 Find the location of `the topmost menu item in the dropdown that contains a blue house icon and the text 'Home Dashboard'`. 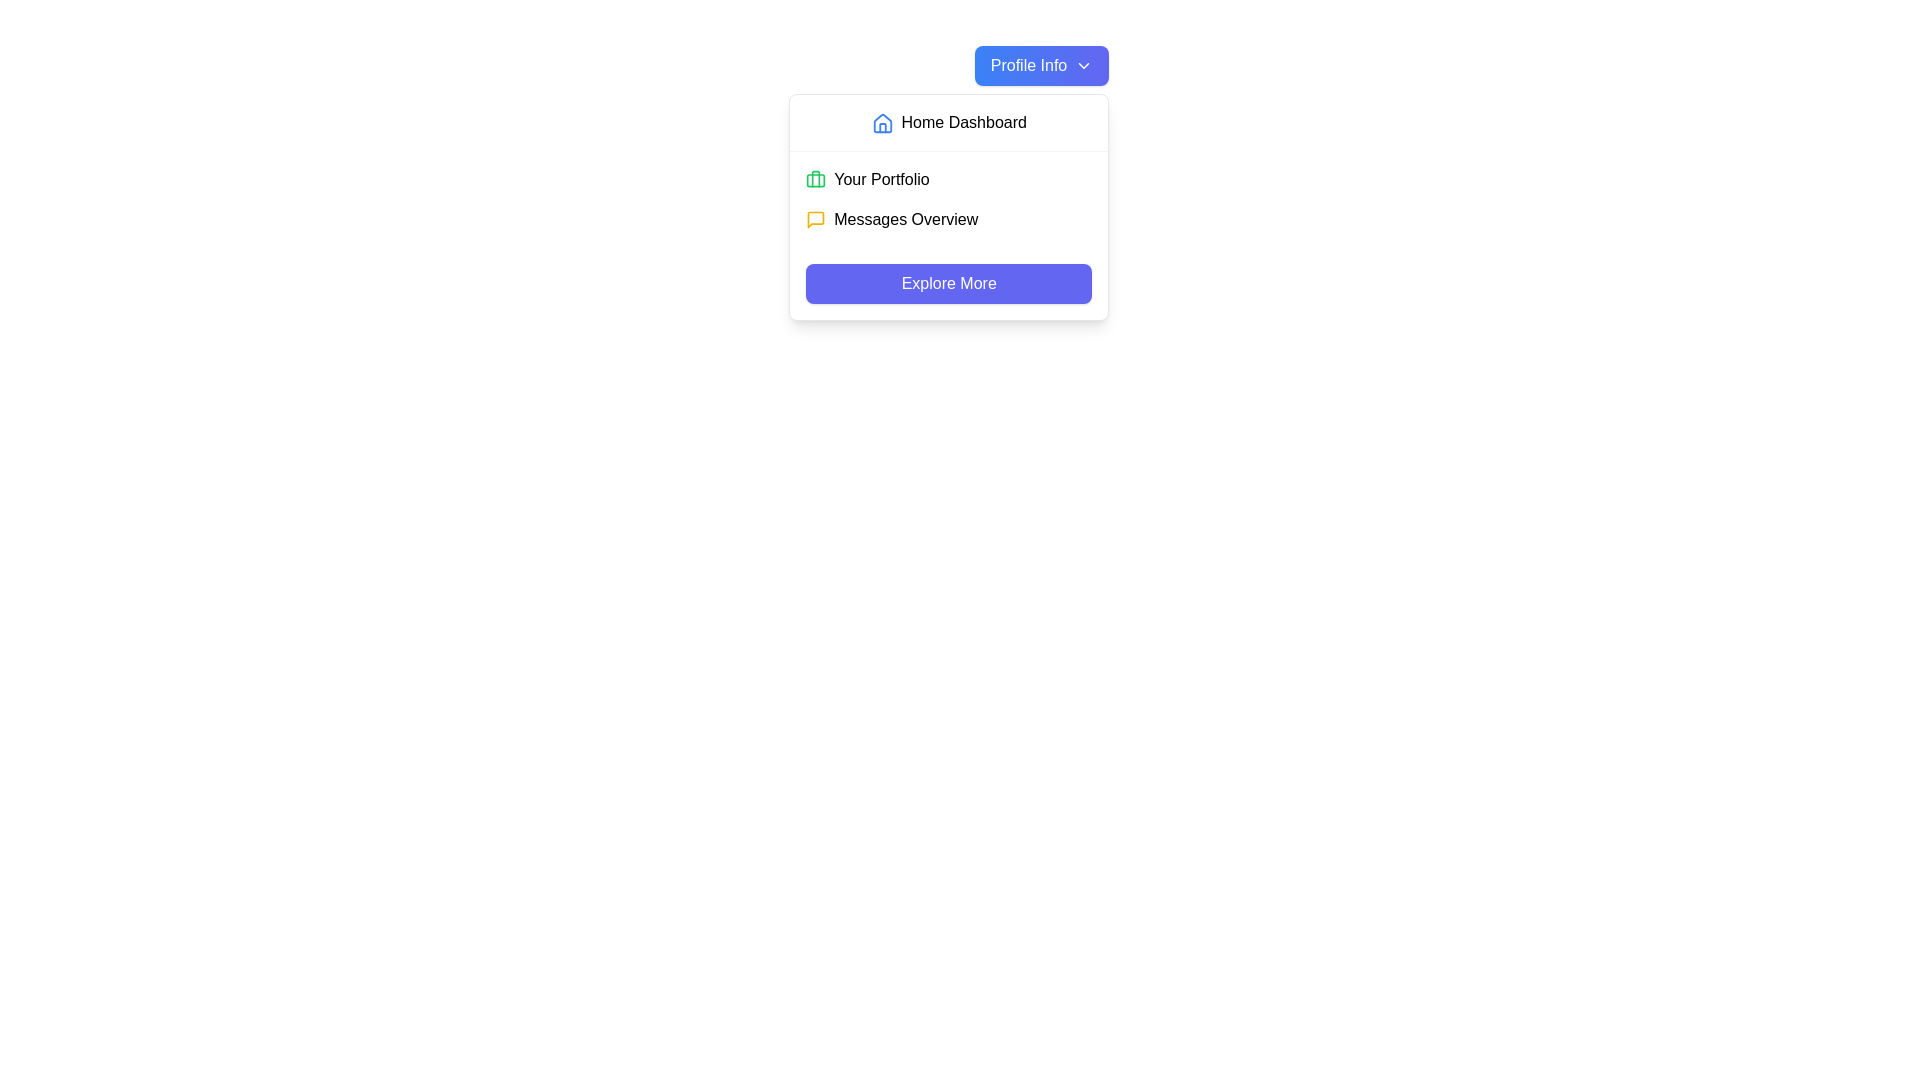

the topmost menu item in the dropdown that contains a blue house icon and the text 'Home Dashboard' is located at coordinates (948, 123).